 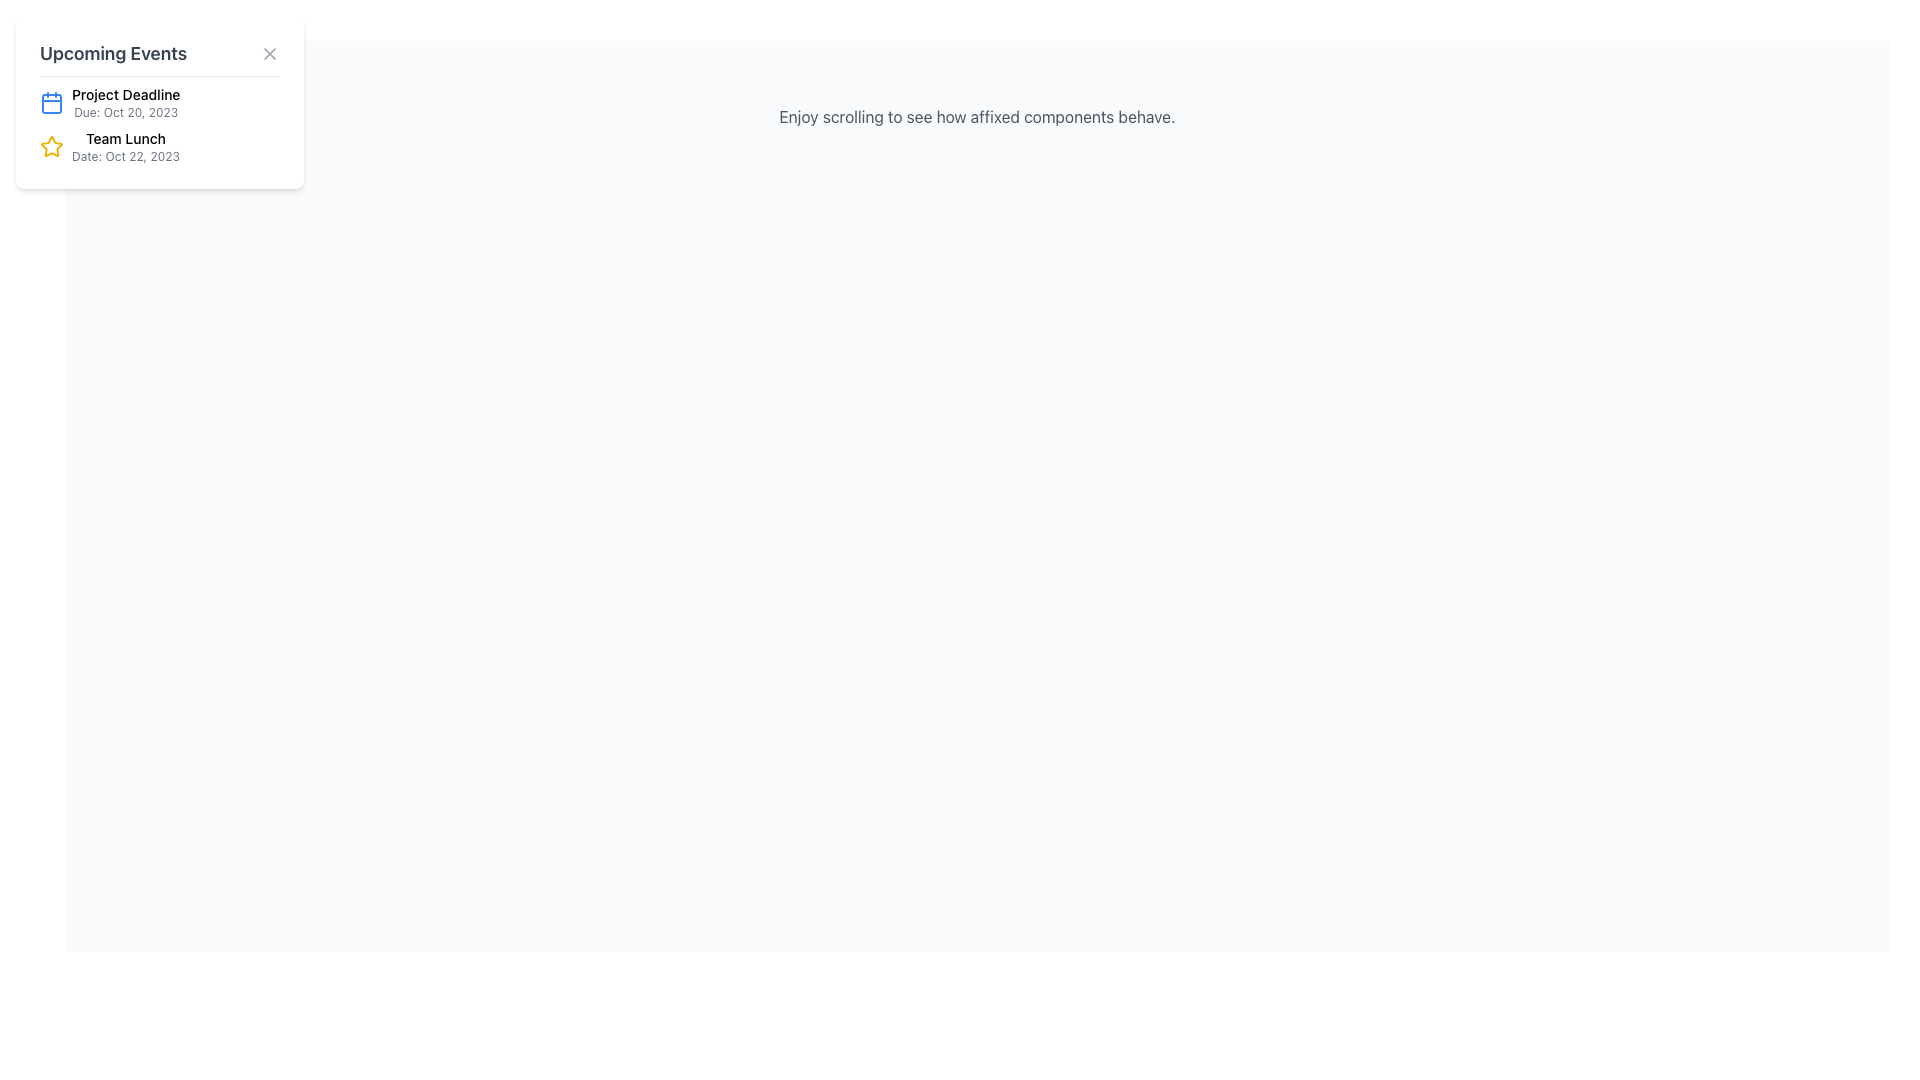 I want to click on the yellow star-shaped icon, which is the leftmost component of the list item labeled 'Team Lunch Date: Oct 22, 2023' in the 'Upcoming Events' section, so click(x=52, y=145).